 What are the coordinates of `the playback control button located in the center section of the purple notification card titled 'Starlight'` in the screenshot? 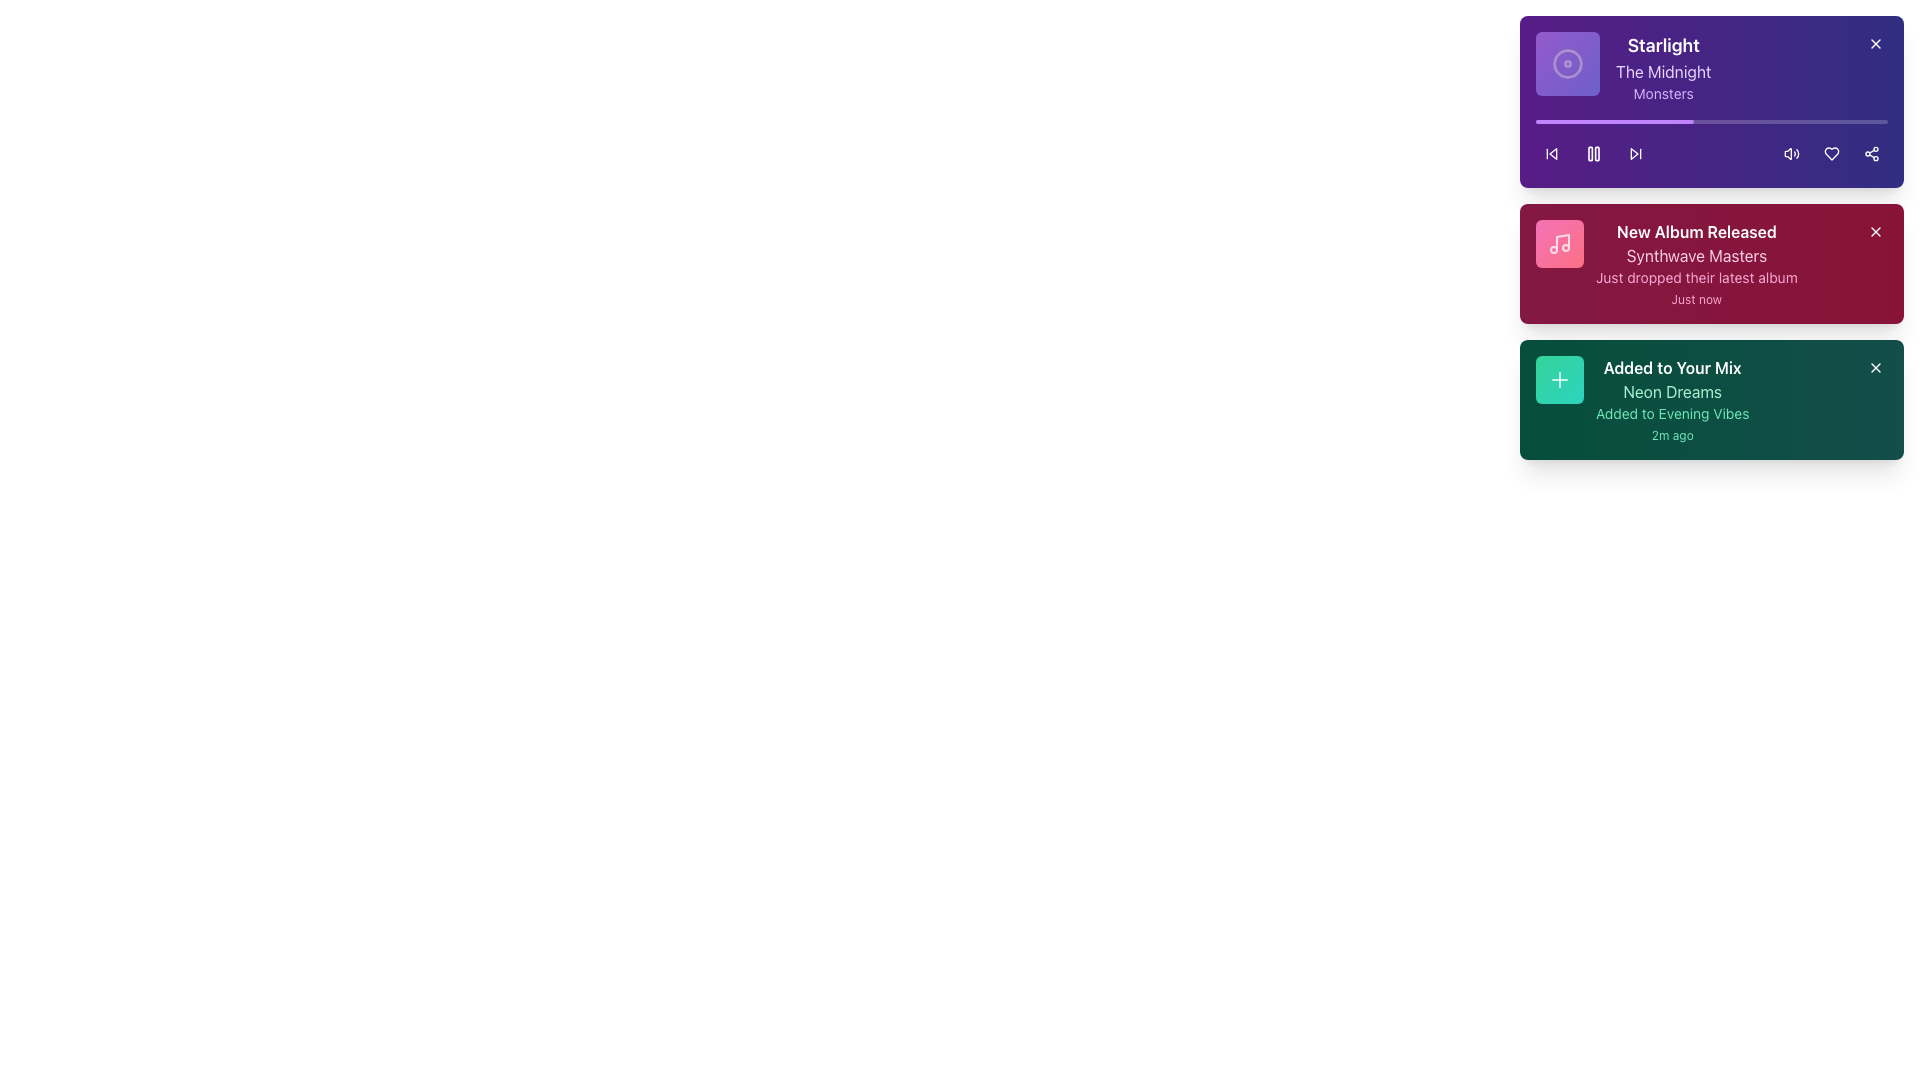 It's located at (1592, 153).